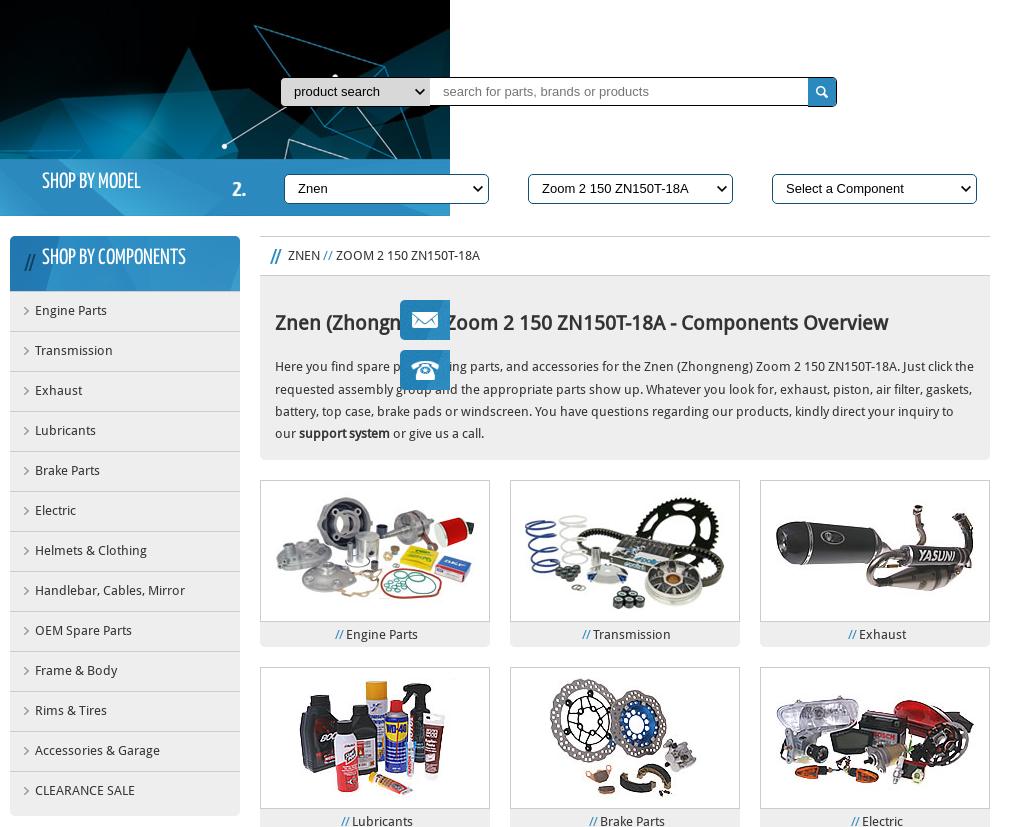  Describe the element at coordinates (91, 181) in the screenshot. I see `'SHOP BY MODEL'` at that location.